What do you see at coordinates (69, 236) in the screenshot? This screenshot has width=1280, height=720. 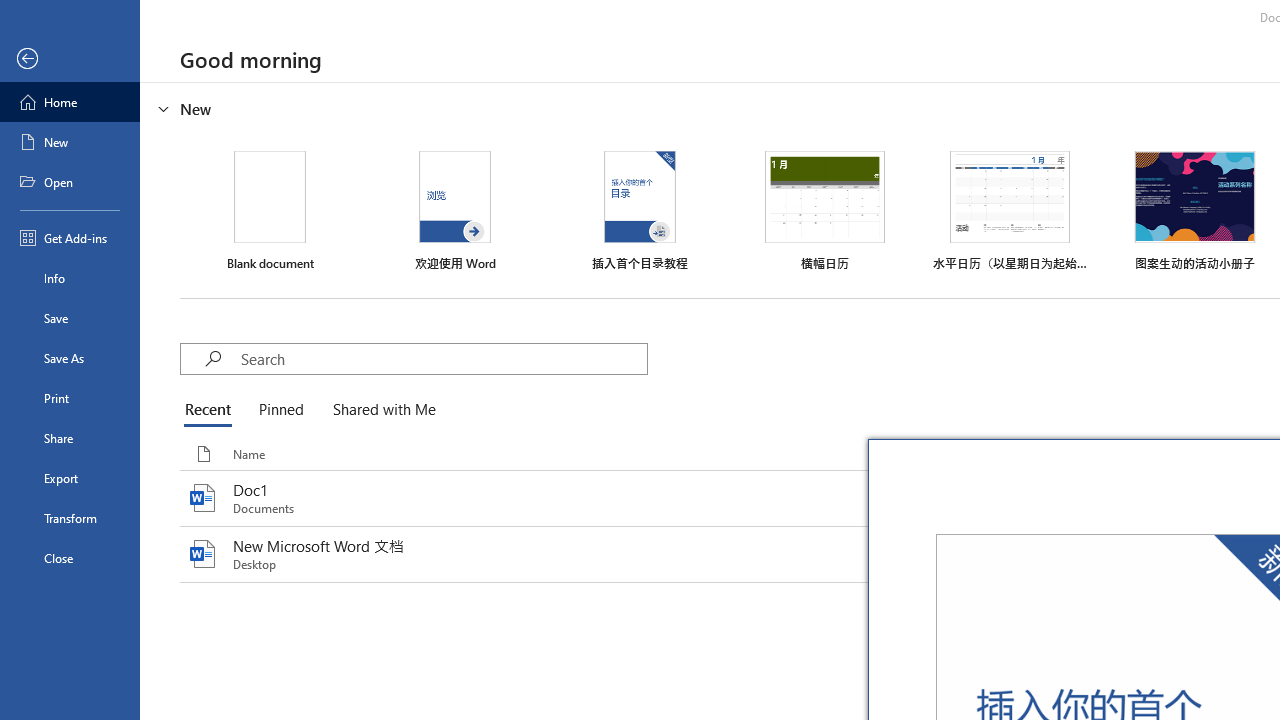 I see `'Get Add-ins'` at bounding box center [69, 236].